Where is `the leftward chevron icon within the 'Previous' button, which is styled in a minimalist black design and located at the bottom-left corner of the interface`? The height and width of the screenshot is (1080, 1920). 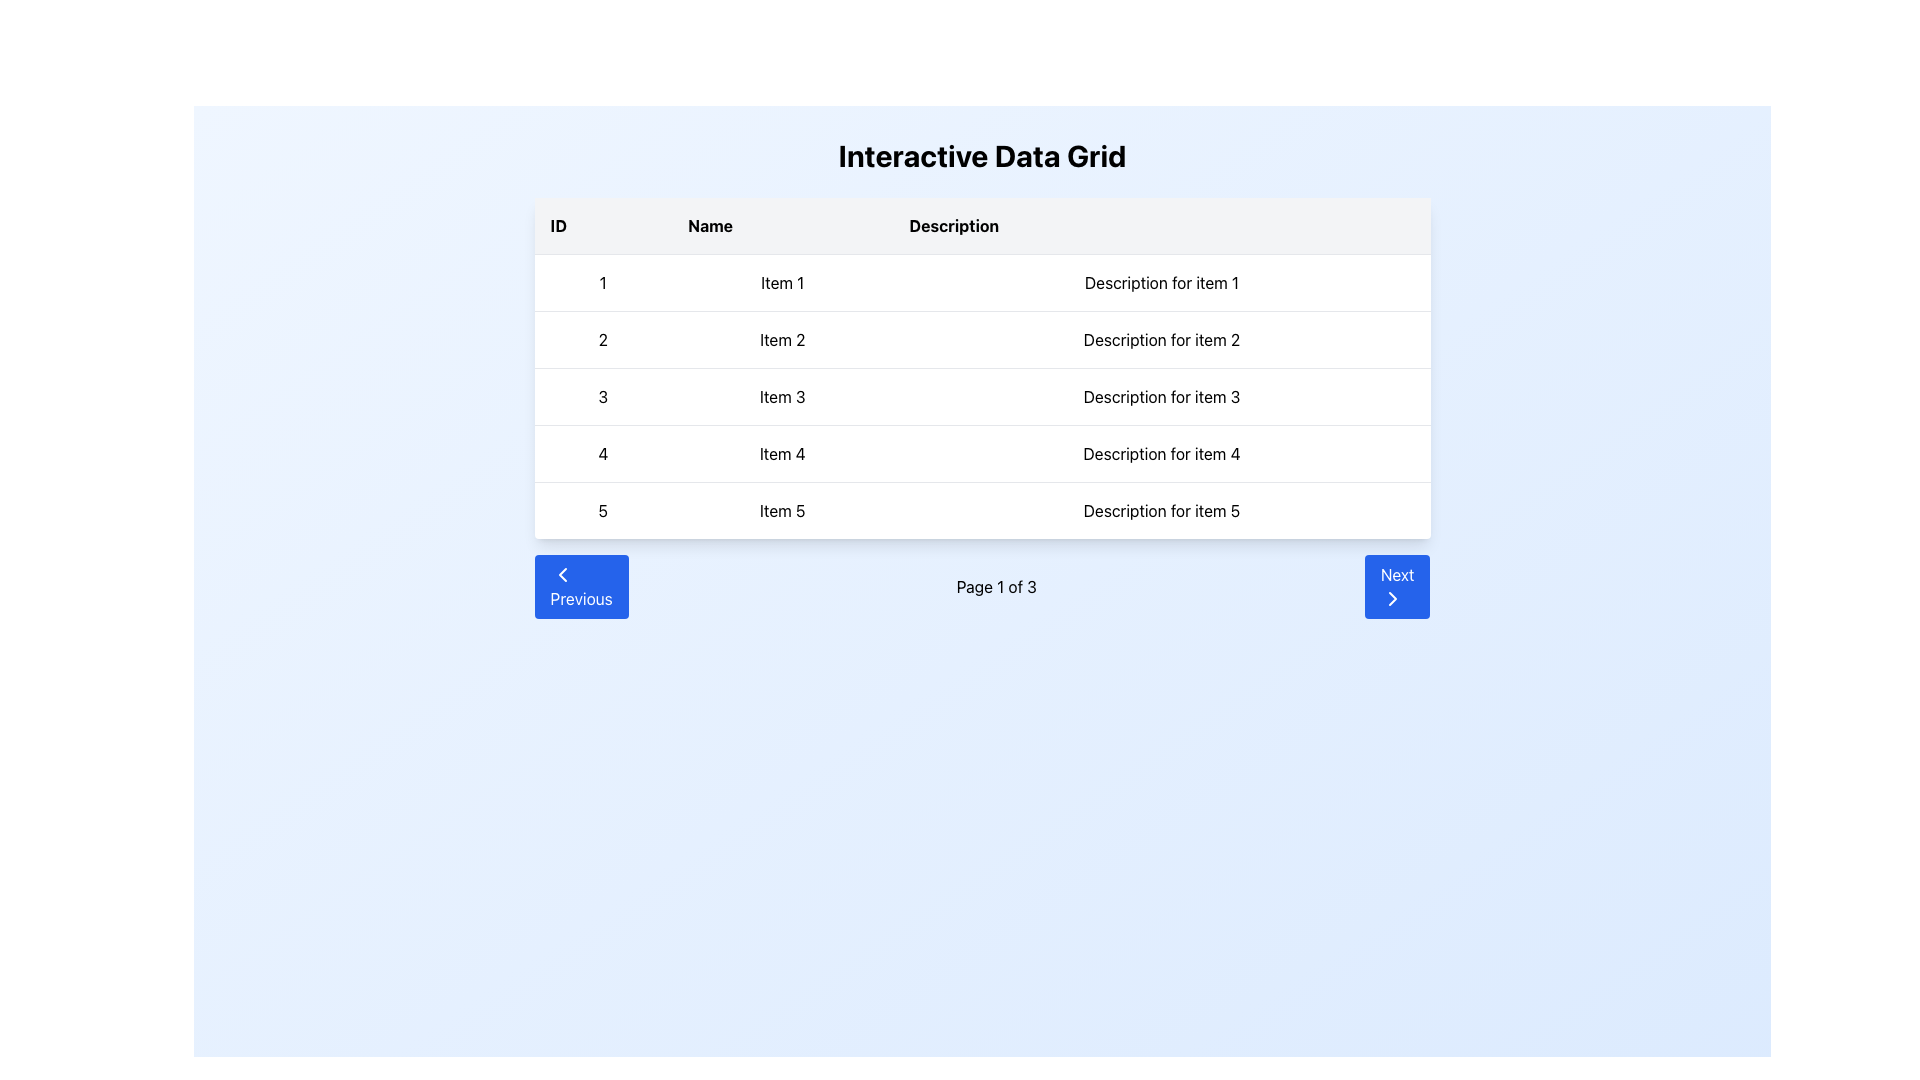
the leftward chevron icon within the 'Previous' button, which is styled in a minimalist black design and located at the bottom-left corner of the interface is located at coordinates (561, 574).